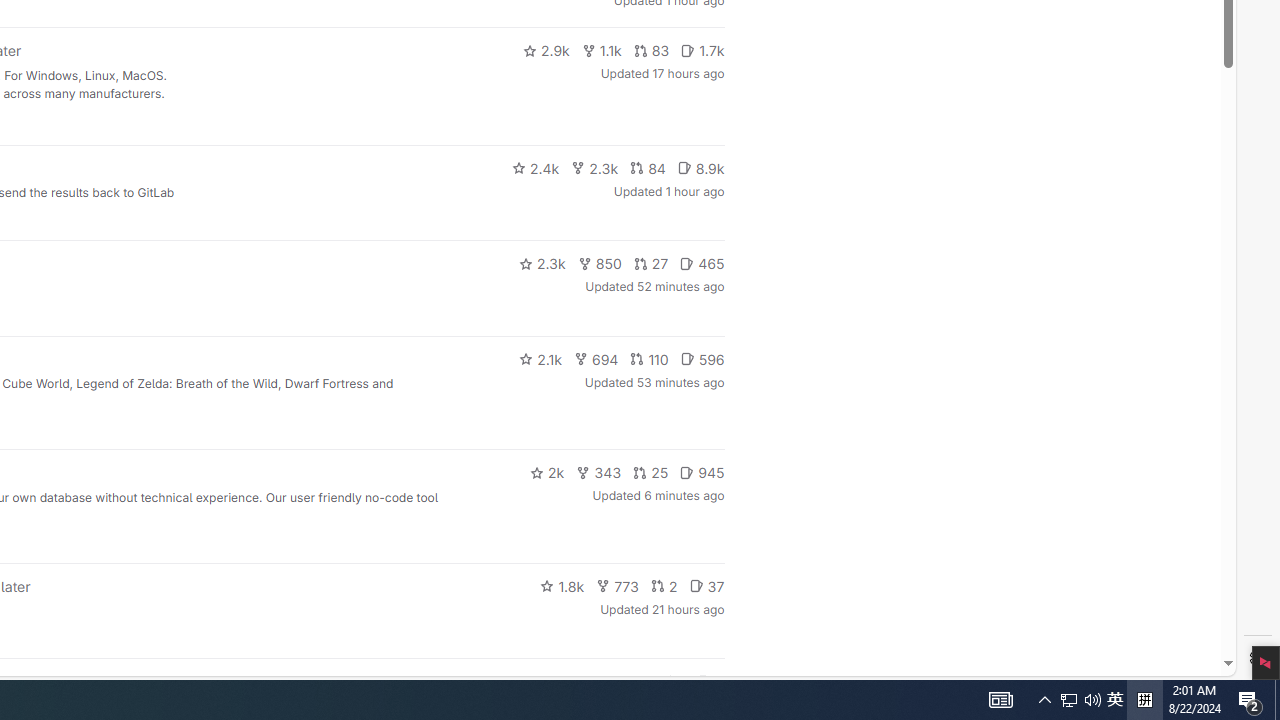 Image resolution: width=1280 pixels, height=720 pixels. What do you see at coordinates (617, 585) in the screenshot?
I see `'773'` at bounding box center [617, 585].